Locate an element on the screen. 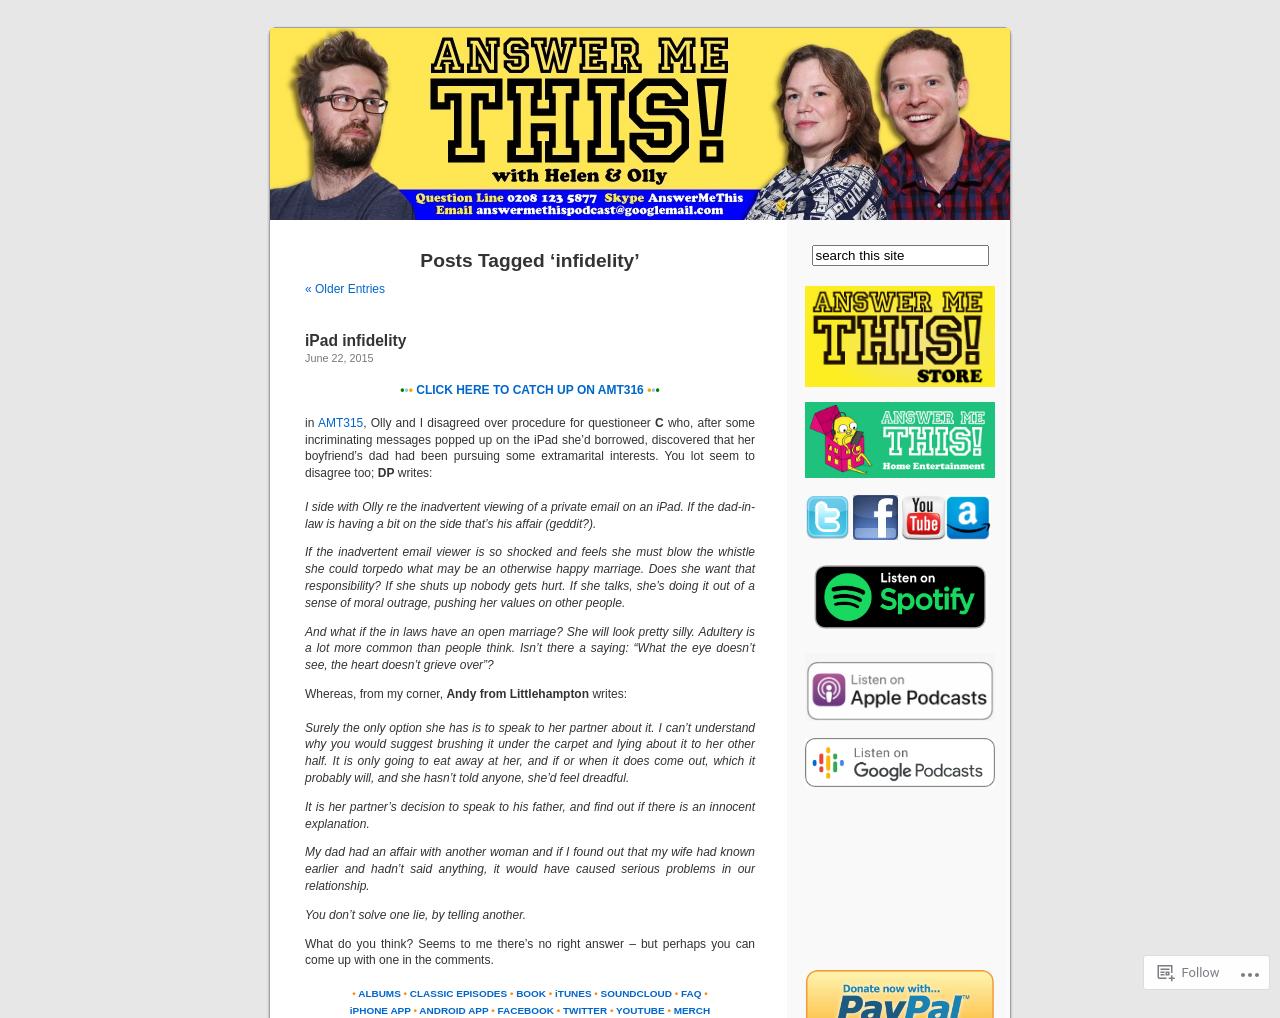 Image resolution: width=1280 pixels, height=1018 pixels. 'You don’t solve one lie, by telling another.' is located at coordinates (414, 913).